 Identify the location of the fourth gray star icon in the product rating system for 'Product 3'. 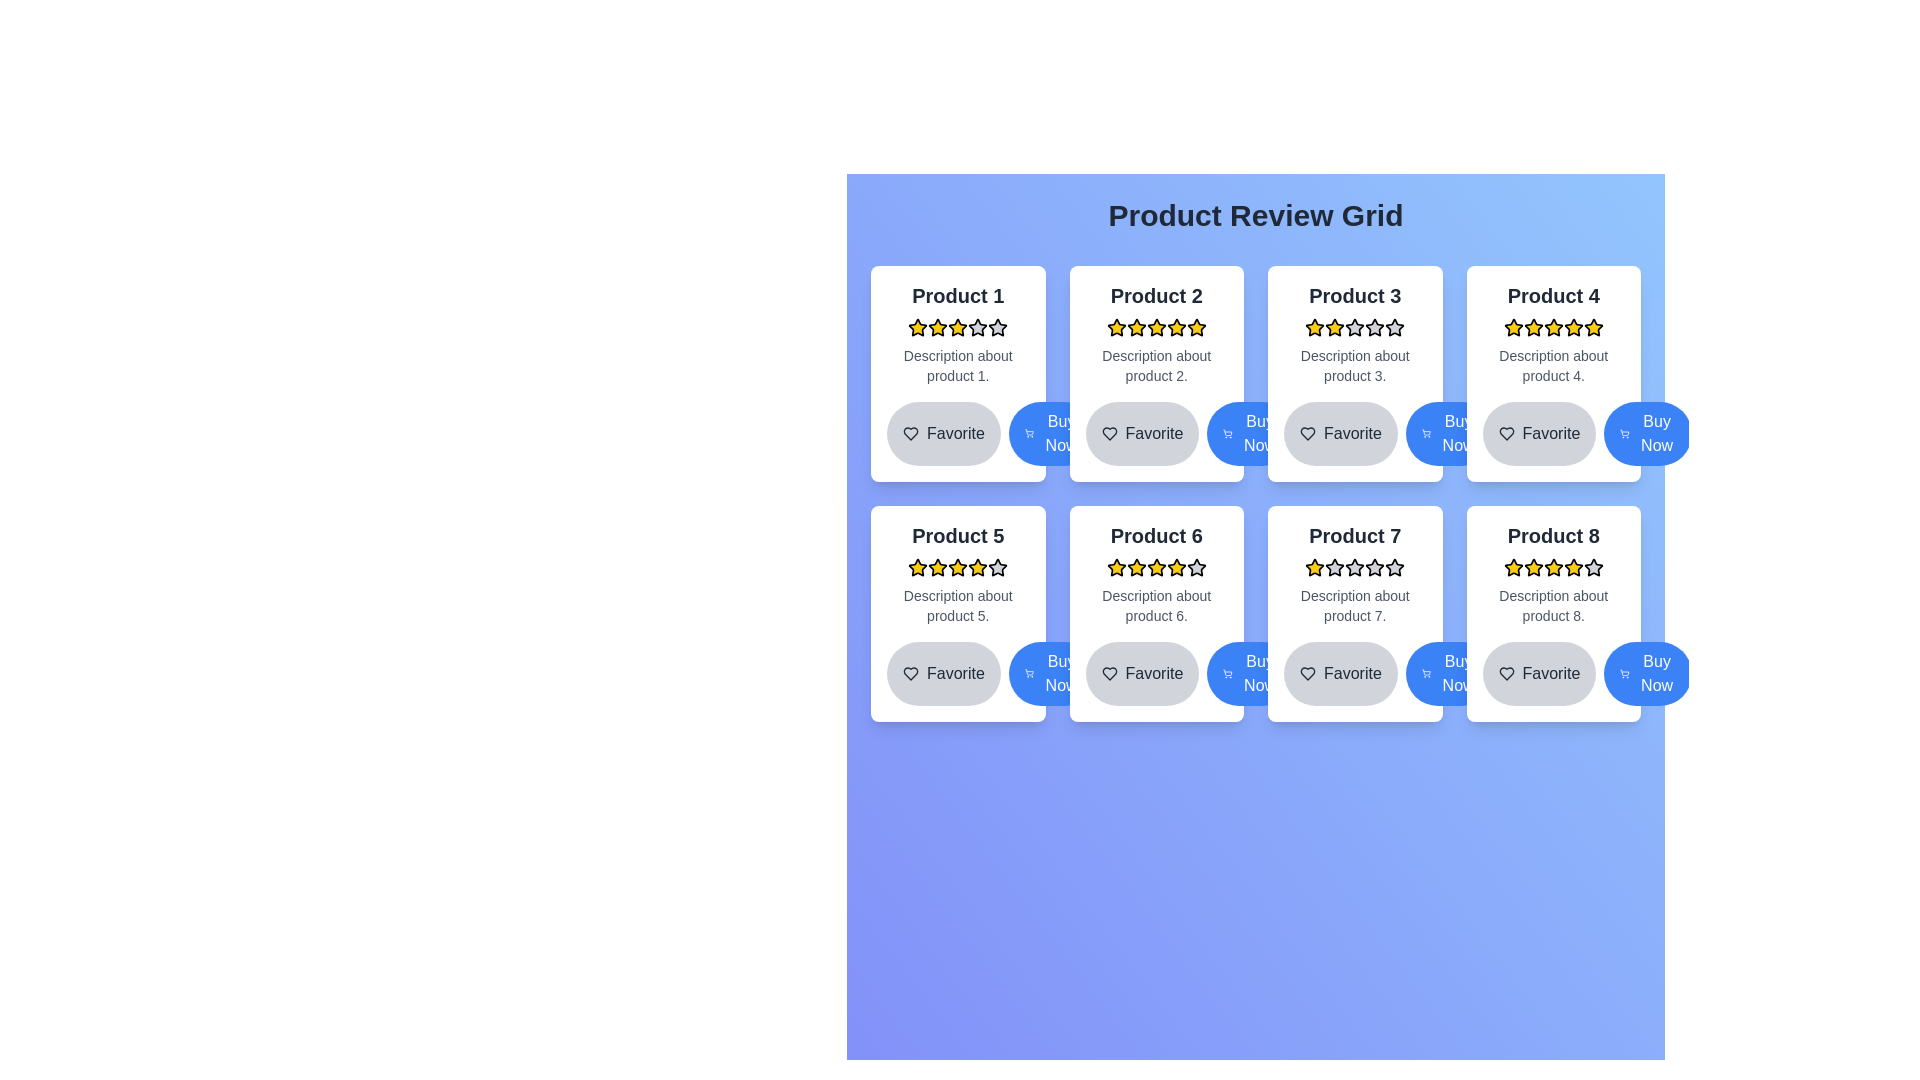
(1355, 326).